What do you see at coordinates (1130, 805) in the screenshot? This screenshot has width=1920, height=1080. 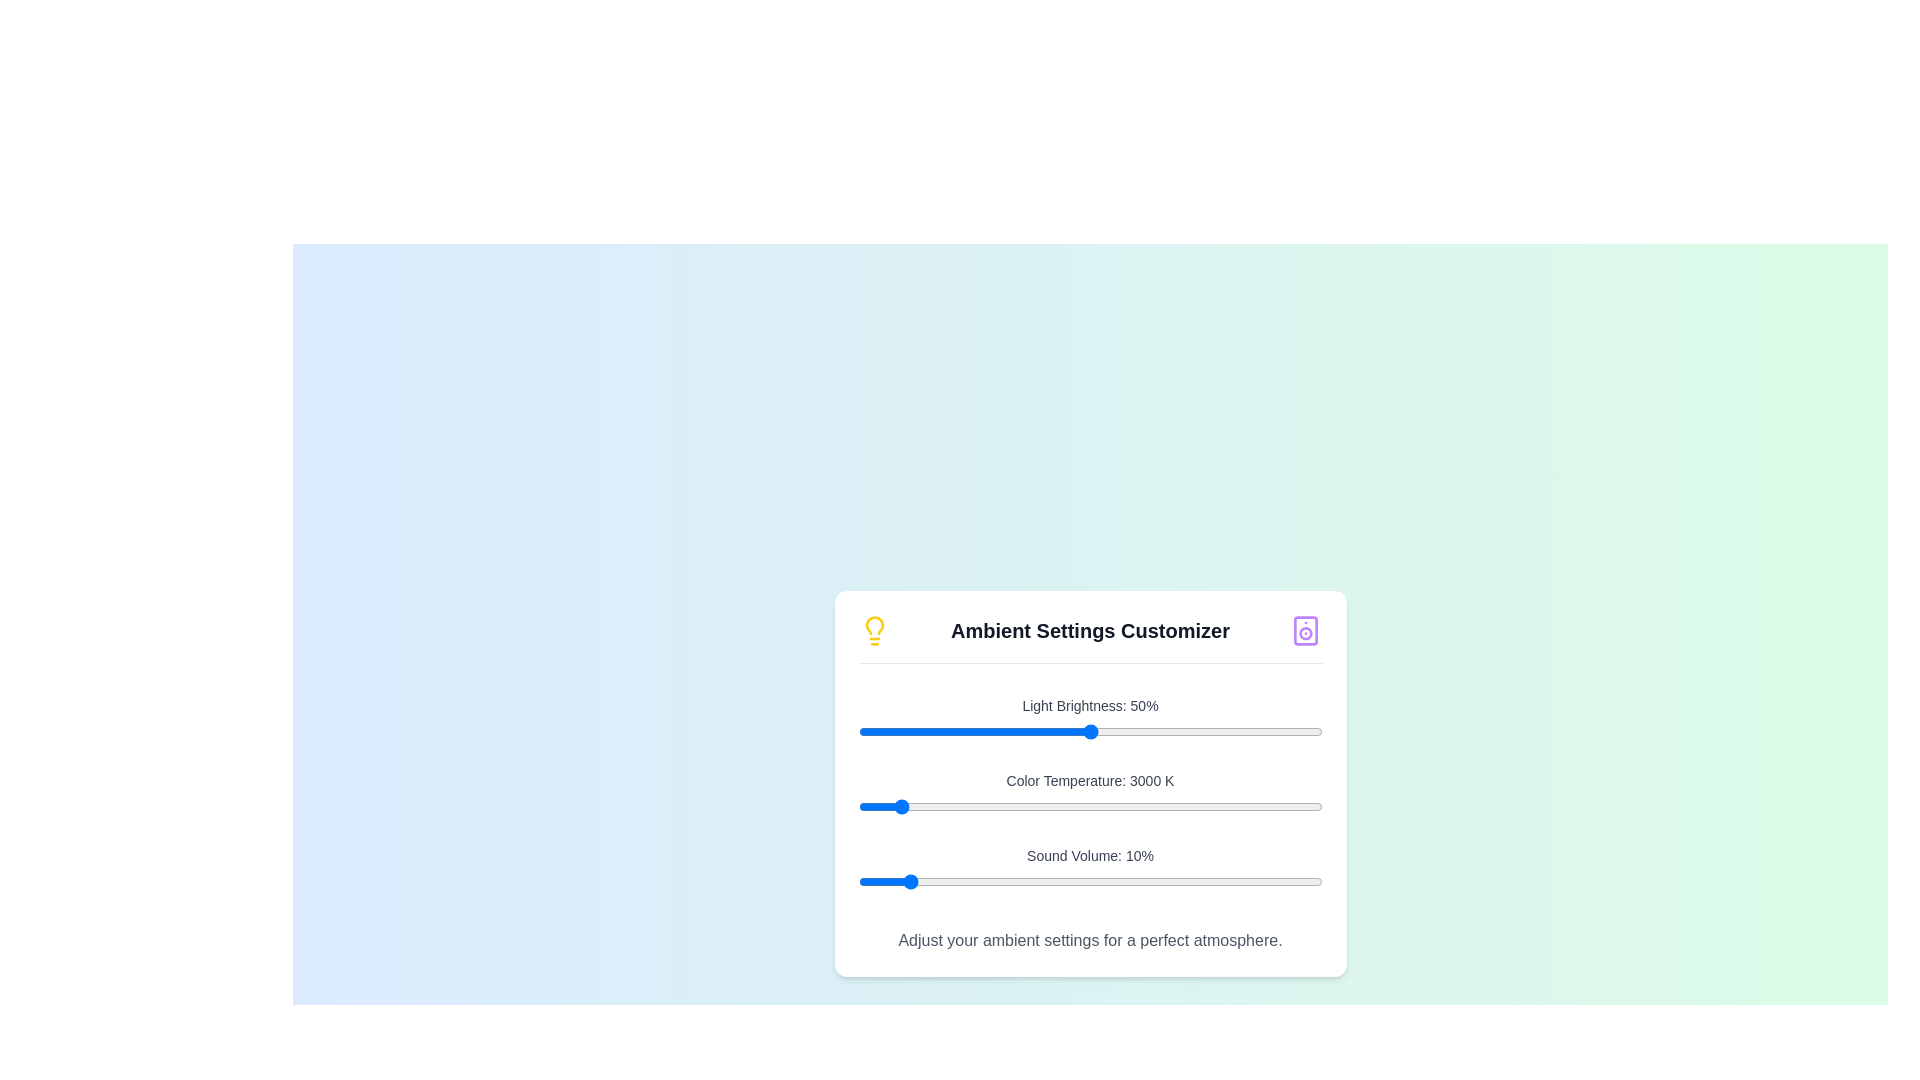 I see `color temperature` at bounding box center [1130, 805].